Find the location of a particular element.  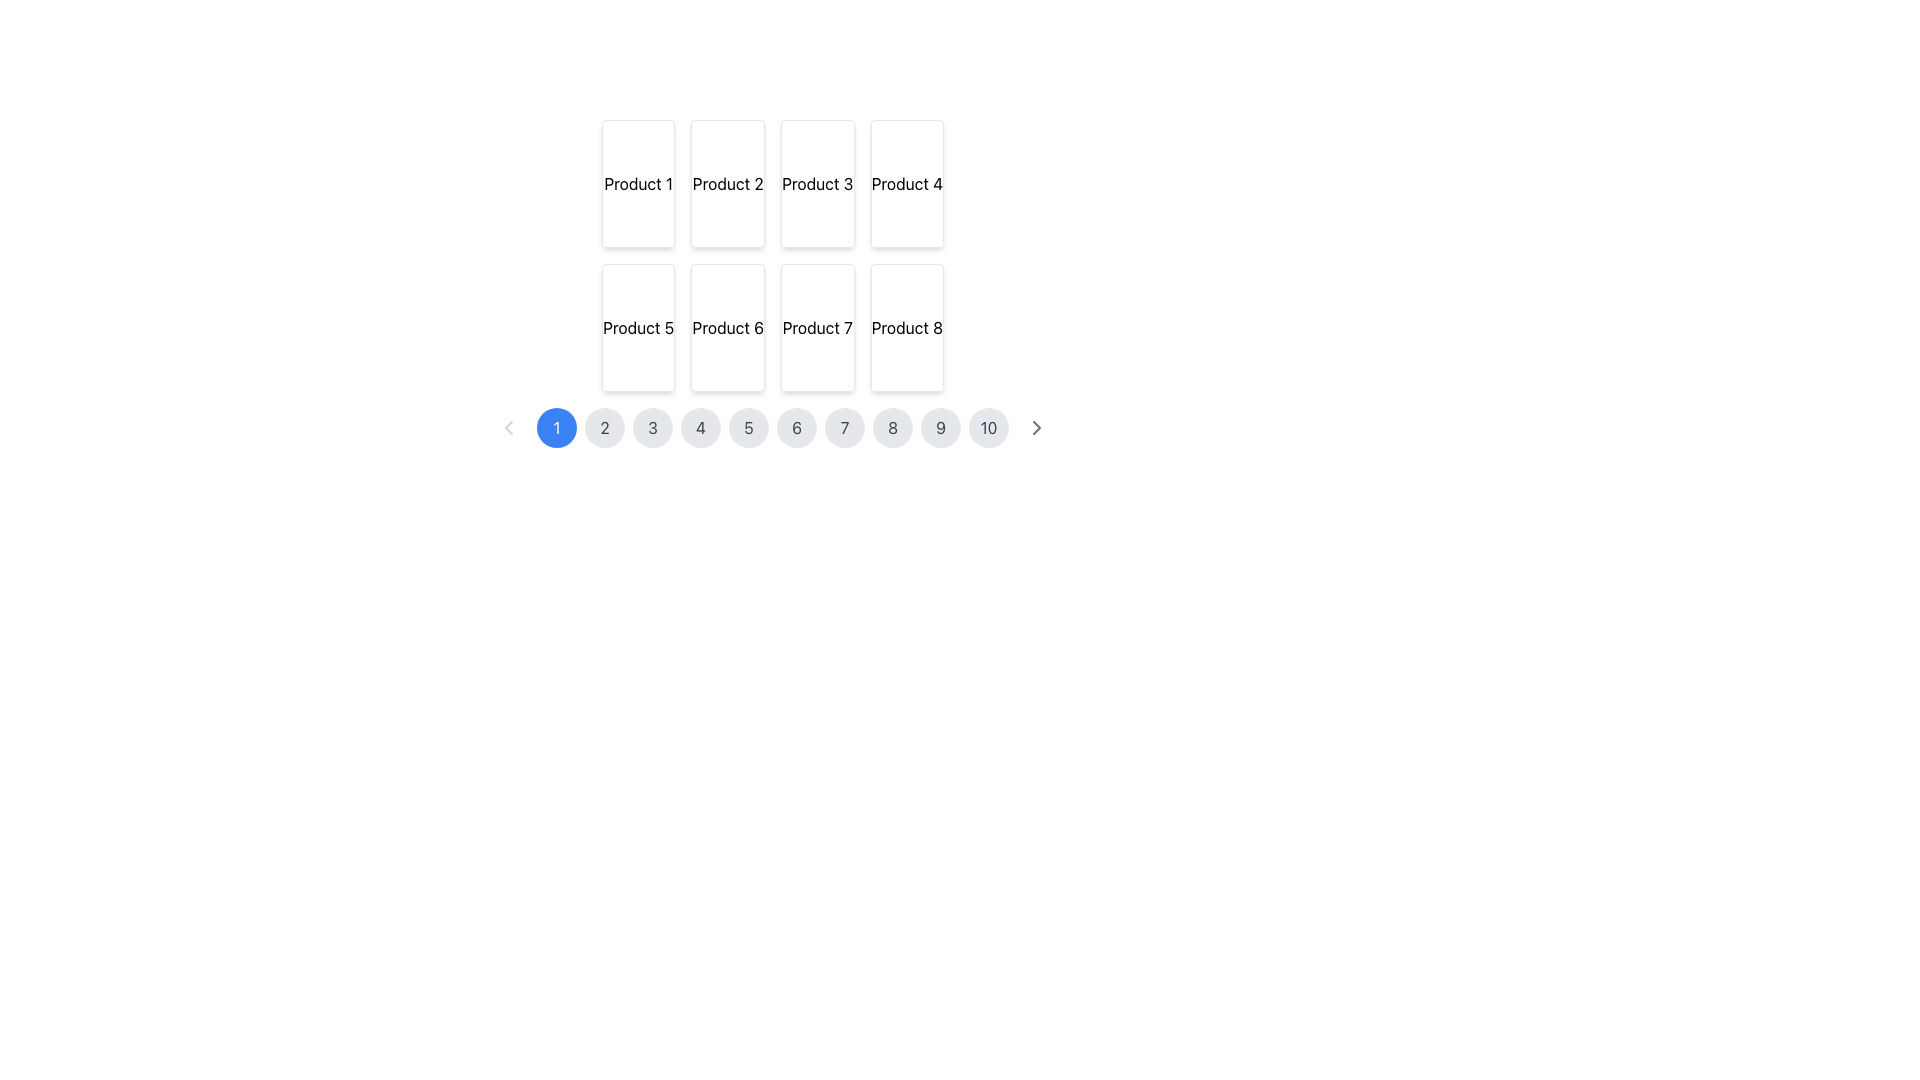

the Display card containing 'Product 3', which is the third item in the first row of a 4-column grid layout is located at coordinates (817, 184).